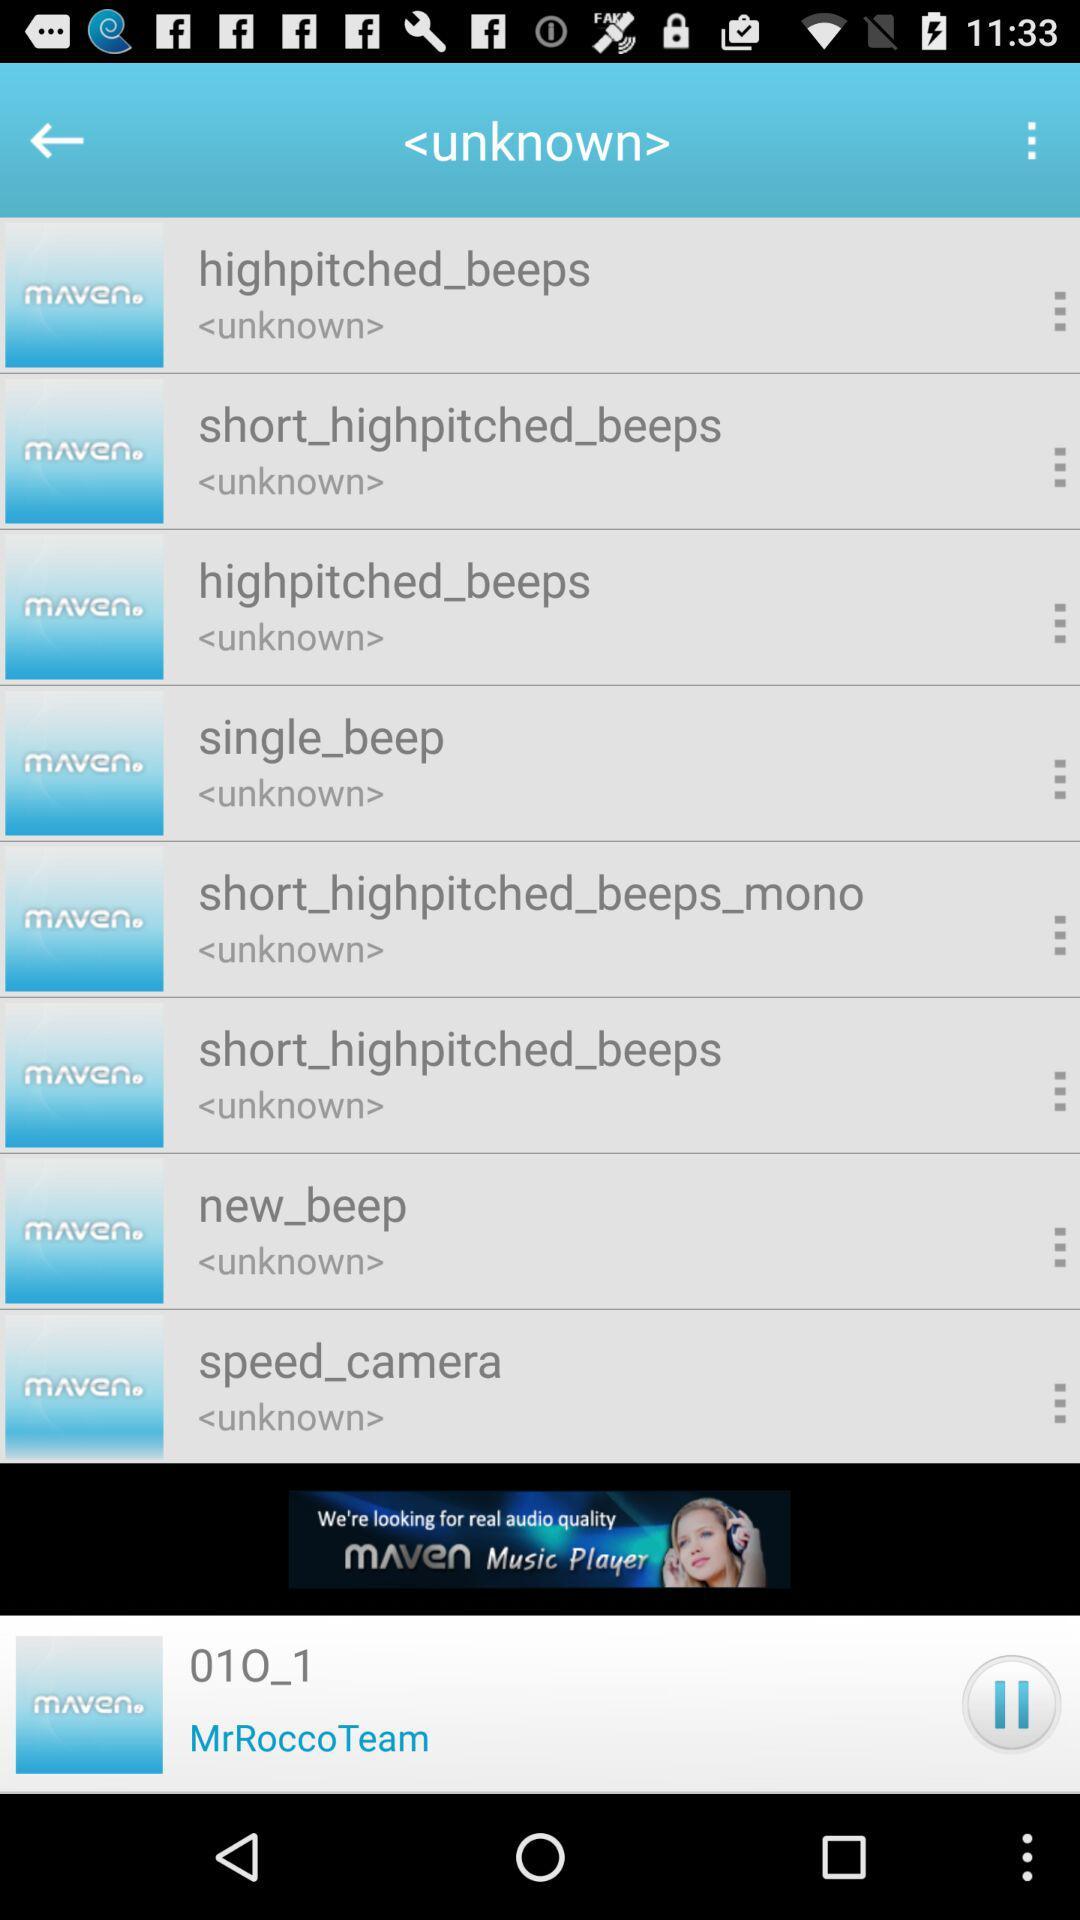 The width and height of the screenshot is (1080, 1920). Describe the element at coordinates (1027, 1002) in the screenshot. I see `the more icon` at that location.